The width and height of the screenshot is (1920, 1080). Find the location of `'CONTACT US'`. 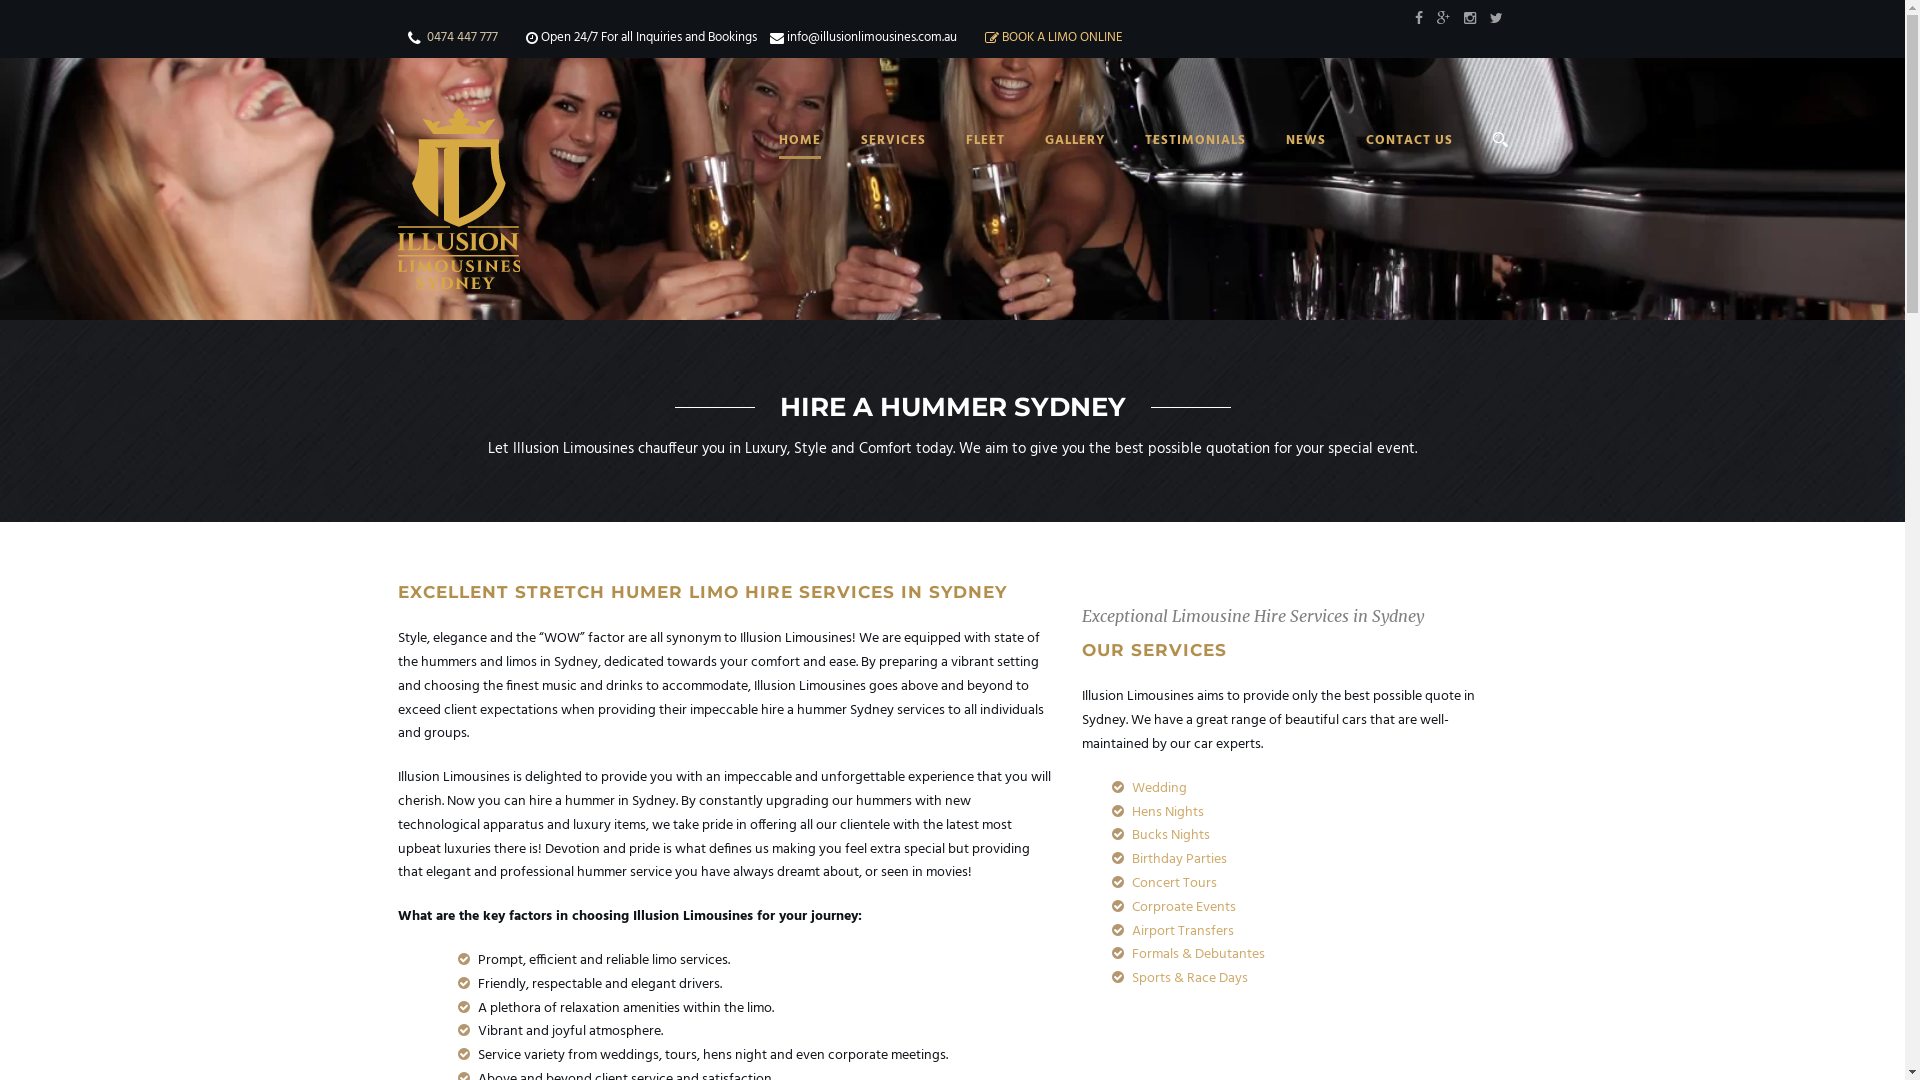

'CONTACT US' is located at coordinates (1388, 162).